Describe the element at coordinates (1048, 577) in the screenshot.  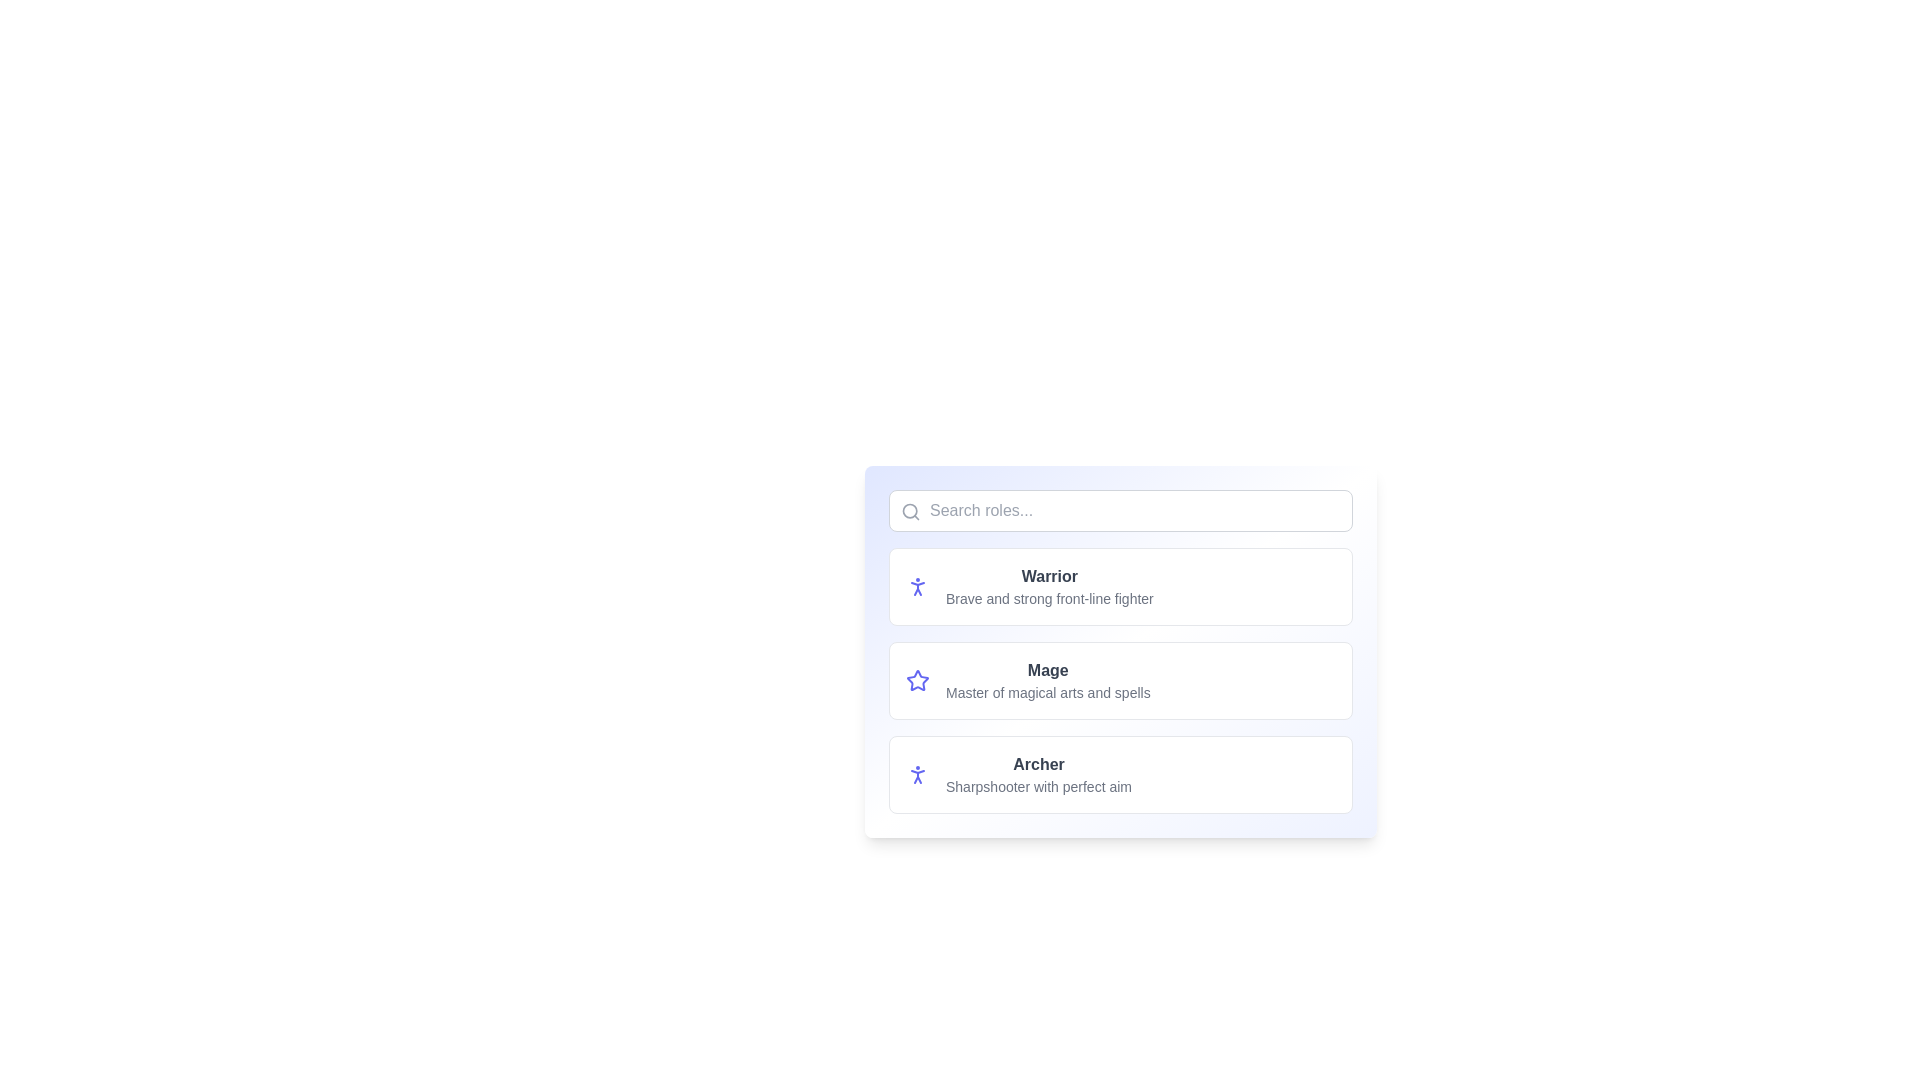
I see `the 'Warrior' role title text label in the vertically-arranged list, which identifies the role in the menu` at that location.